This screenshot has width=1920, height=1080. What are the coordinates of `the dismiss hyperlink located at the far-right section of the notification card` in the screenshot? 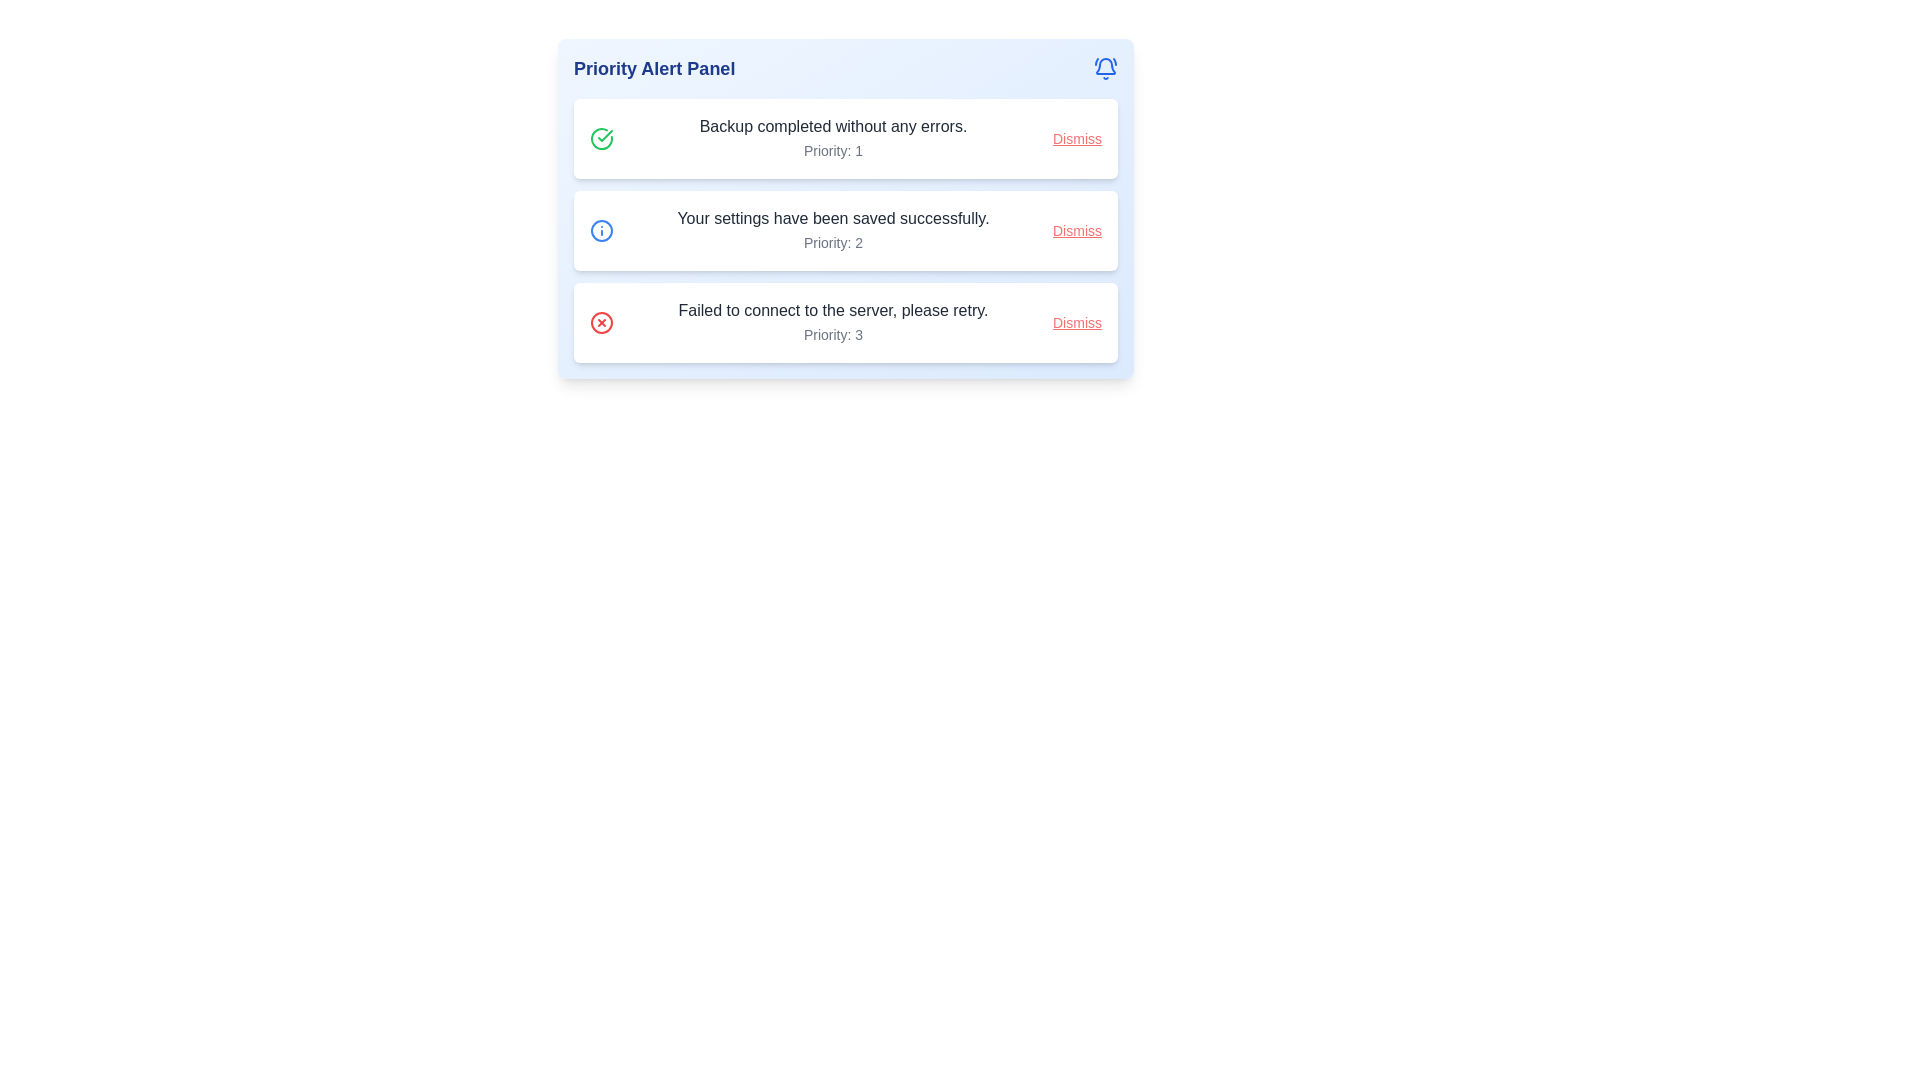 It's located at (1076, 322).